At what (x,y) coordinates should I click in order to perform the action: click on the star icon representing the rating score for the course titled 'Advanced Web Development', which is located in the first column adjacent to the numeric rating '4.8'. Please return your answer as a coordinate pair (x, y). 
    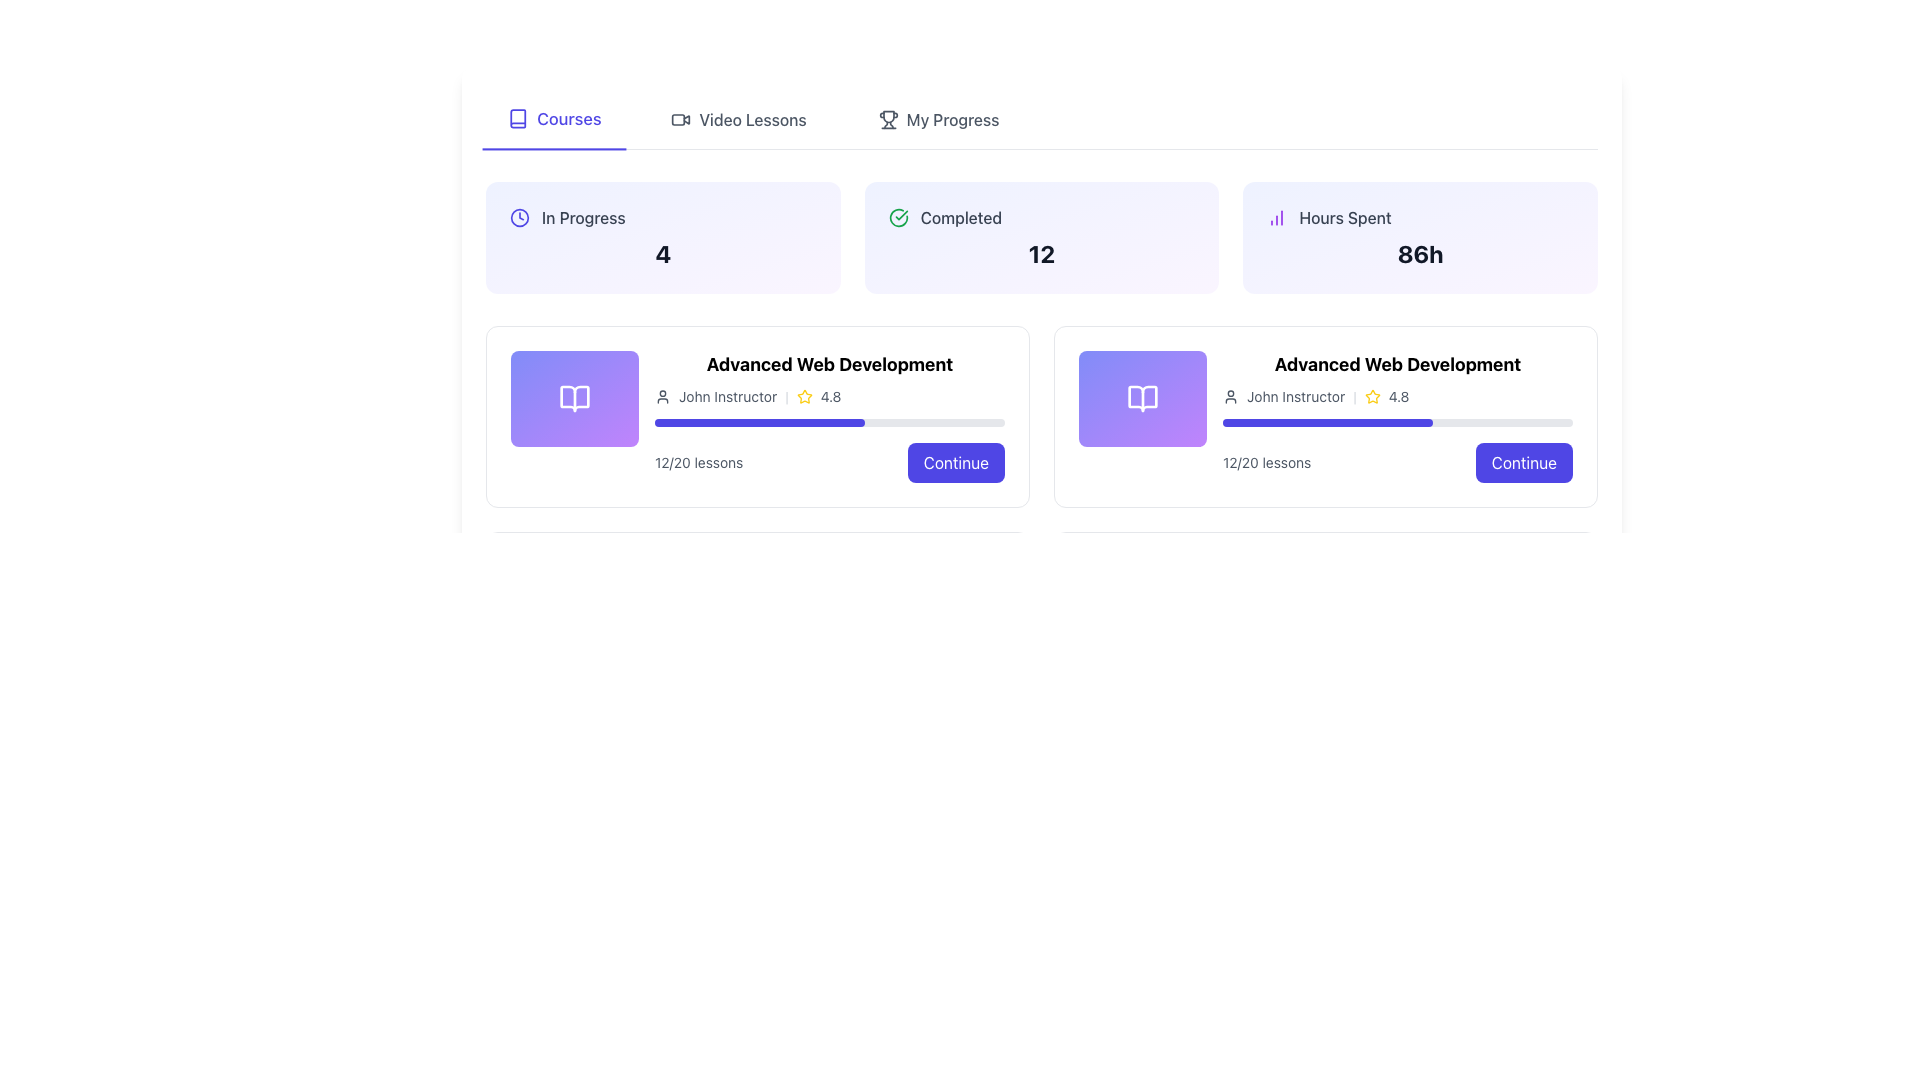
    Looking at the image, I should click on (1371, 396).